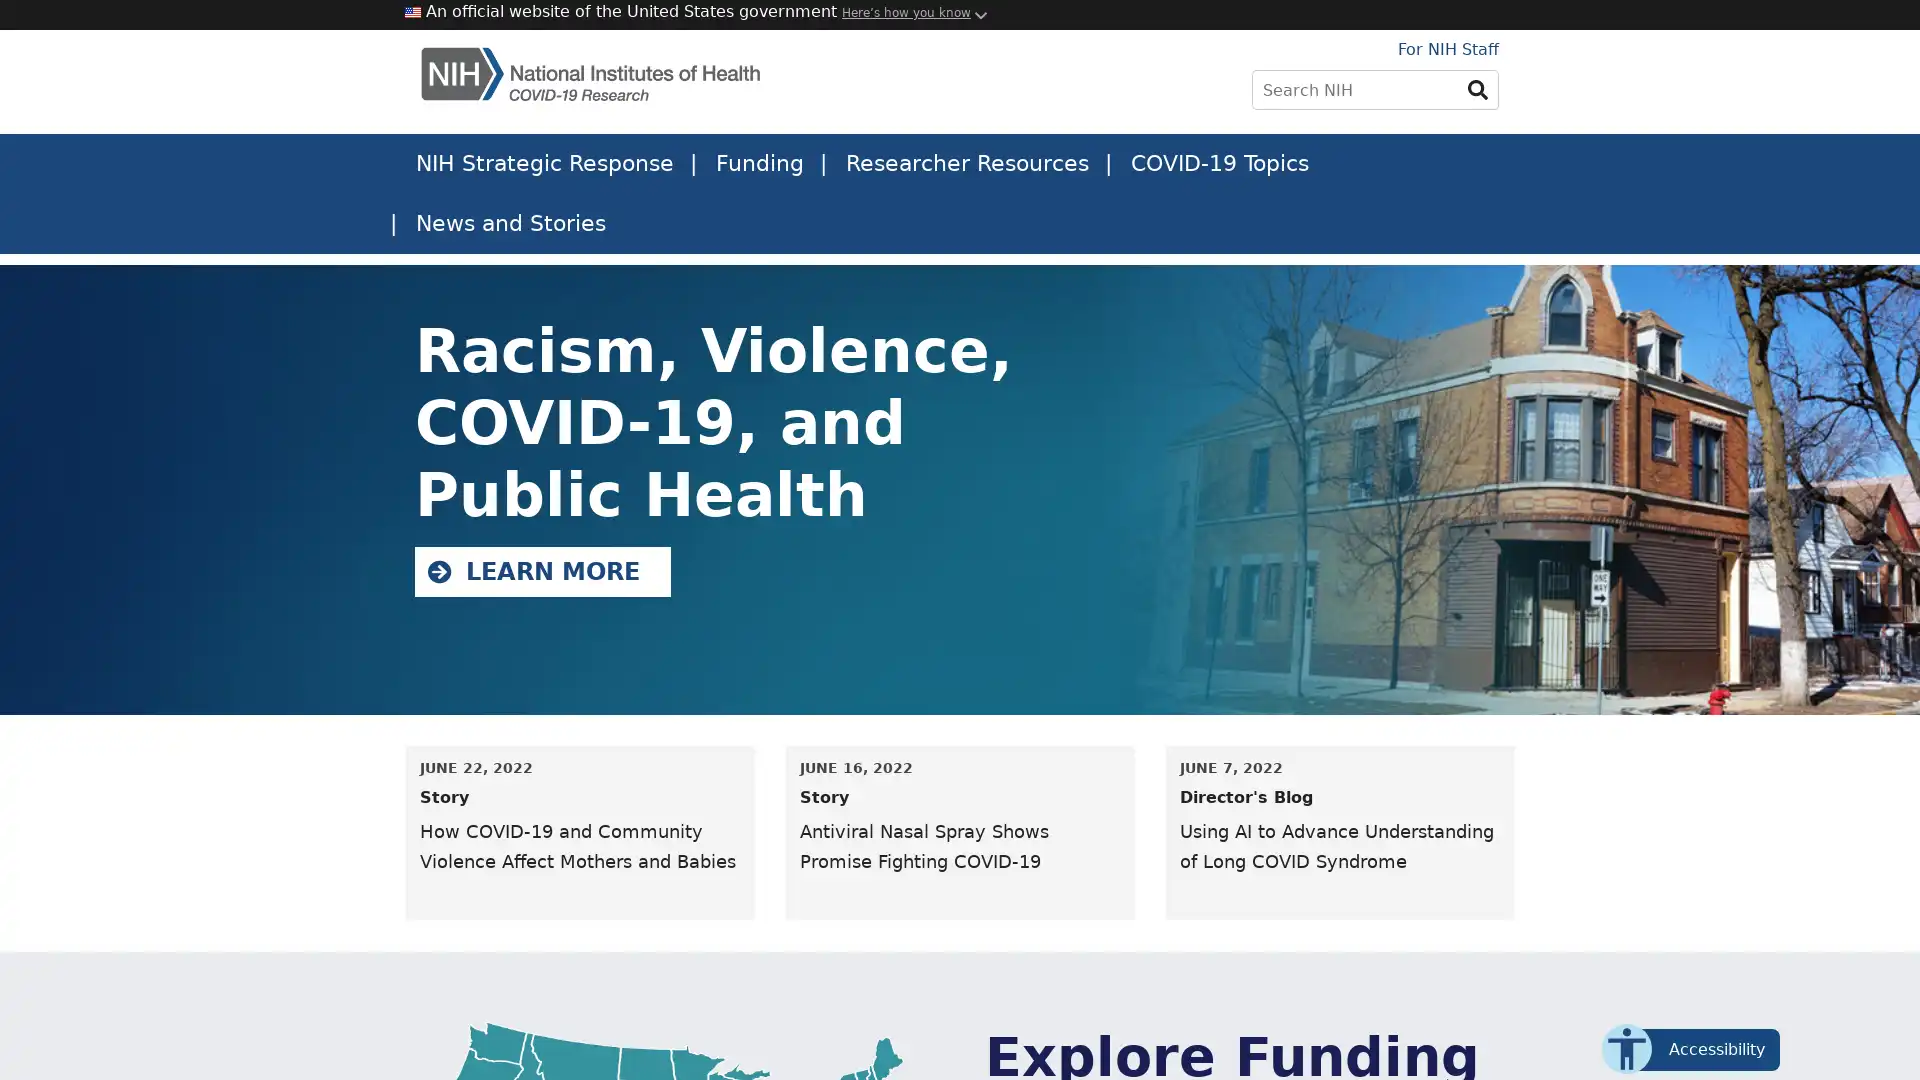  I want to click on Search, so click(1478, 88).